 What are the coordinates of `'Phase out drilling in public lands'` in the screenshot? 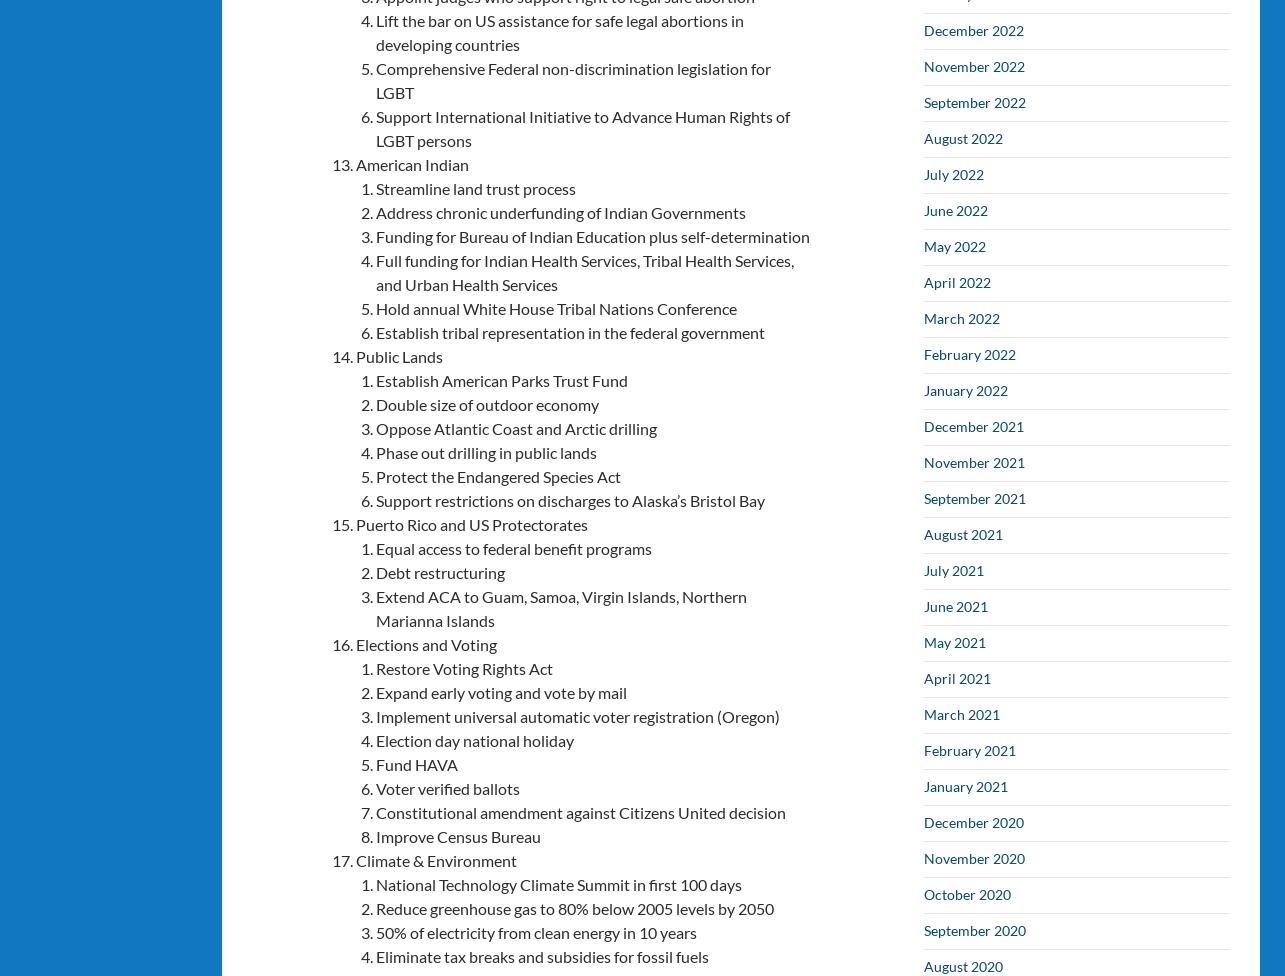 It's located at (486, 450).